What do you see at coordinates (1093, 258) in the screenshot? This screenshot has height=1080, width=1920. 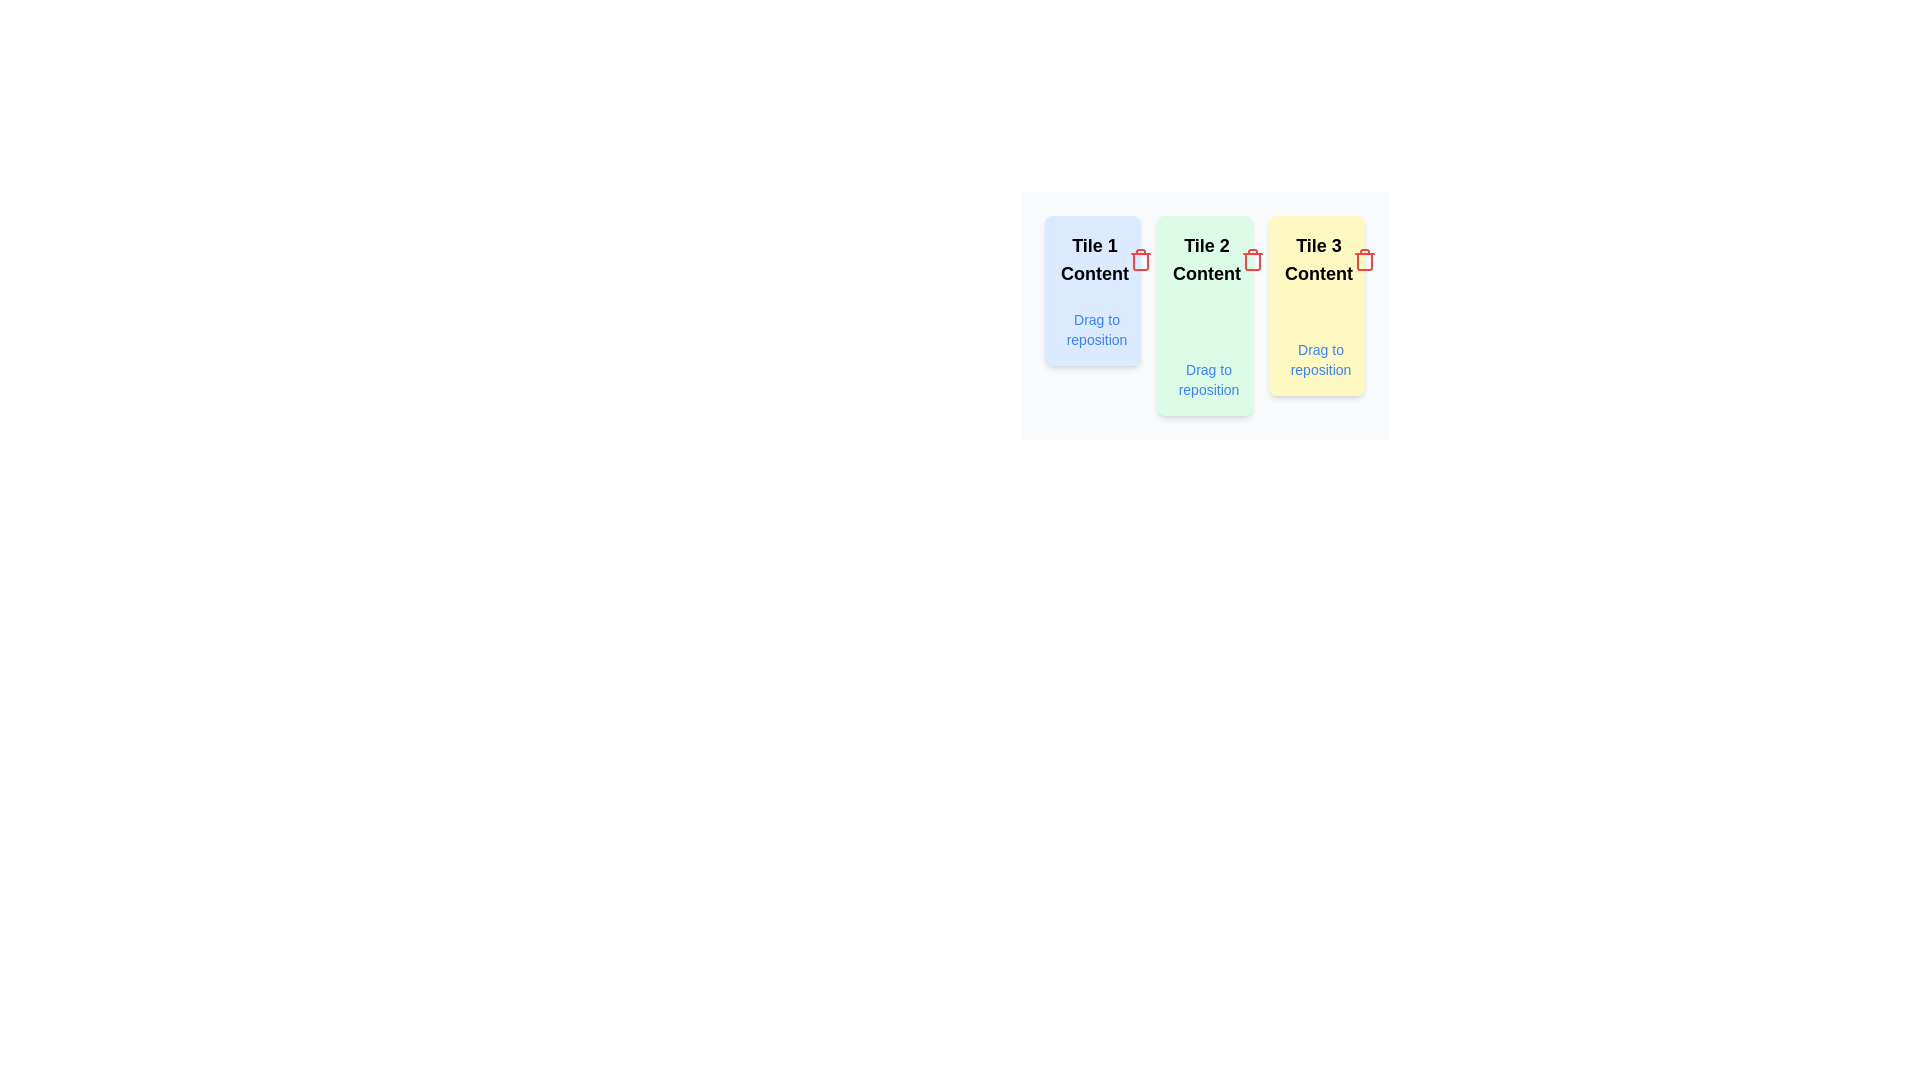 I see `the text label that says 'Tile 1 Content', which is styled with a bold, large font and is visually identifiable by its black text color against a light blue background` at bounding box center [1093, 258].